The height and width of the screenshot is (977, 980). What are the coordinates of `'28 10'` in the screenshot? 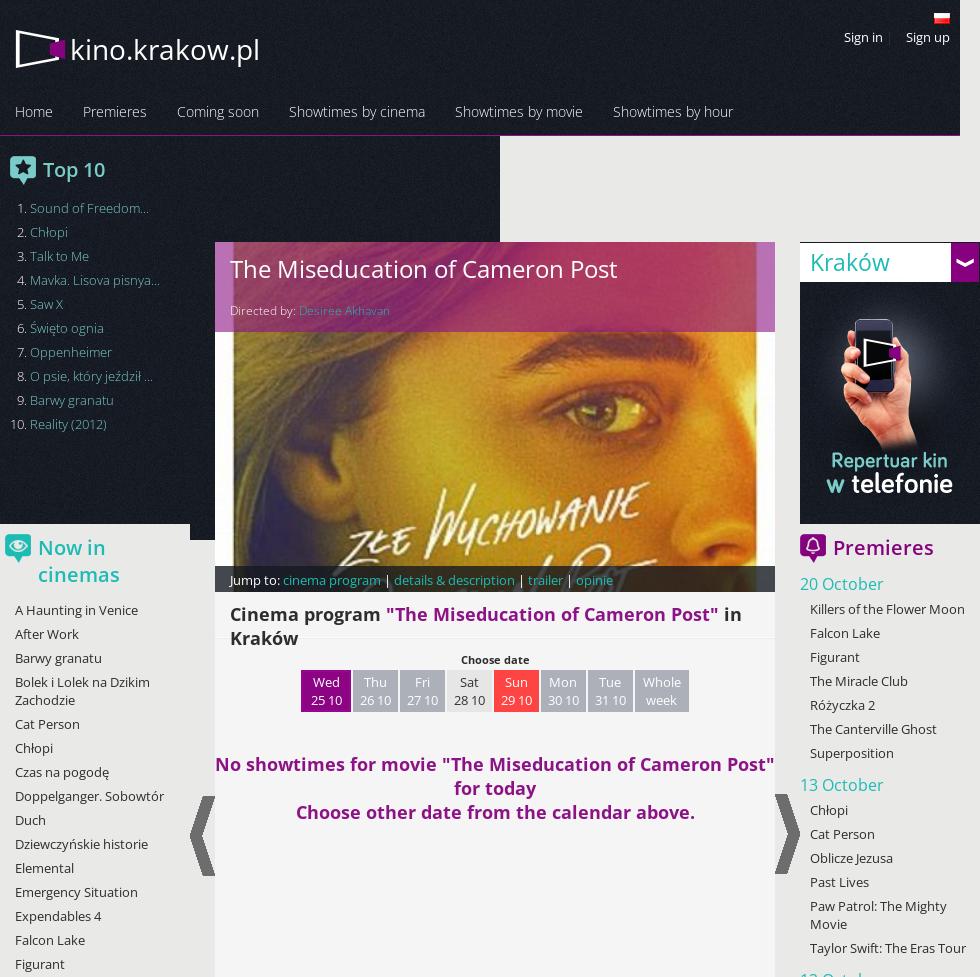 It's located at (469, 700).